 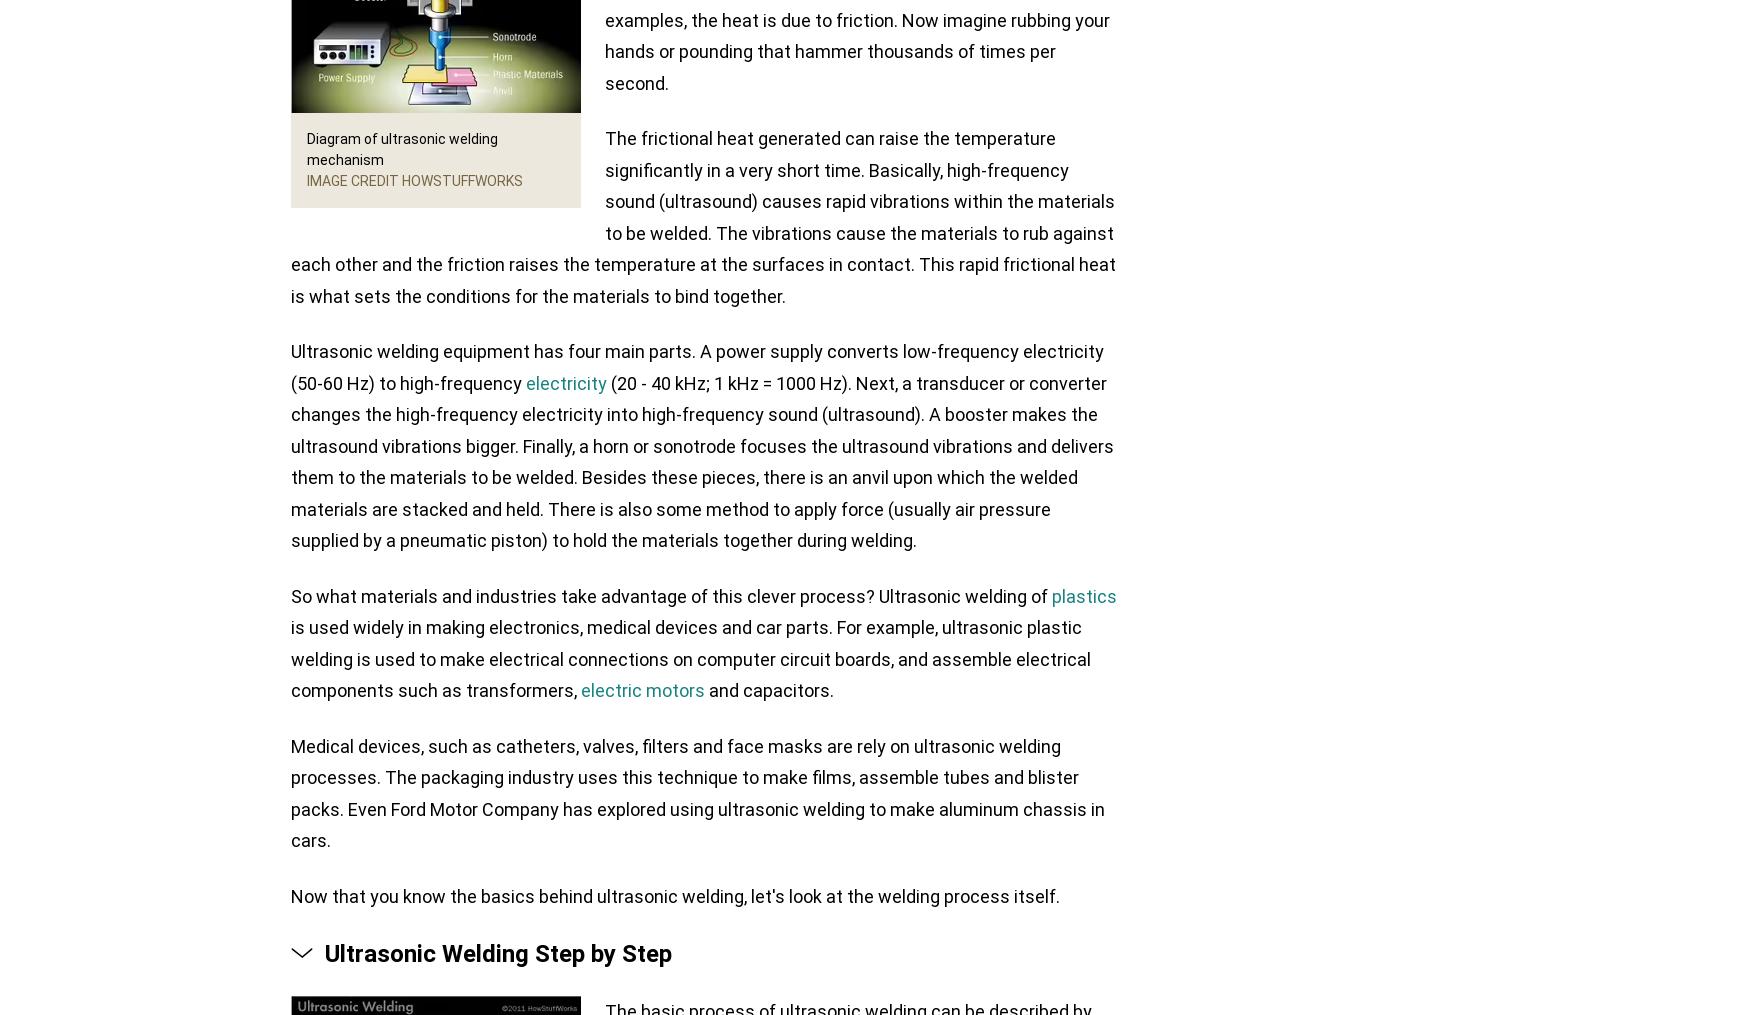 I want to click on 'The frictional heat generated can raise the temperature significantly in a very short time. Basically, high-frequency sound (ultrasound) causes rapid vibrations within the materials to be welded. The vibrations cause the materials to rub against each other and the friction raises the temperature at the surfaces in contact. This rapid frictional heat is what sets the conditions for the materials to bind together.', so click(x=290, y=216).